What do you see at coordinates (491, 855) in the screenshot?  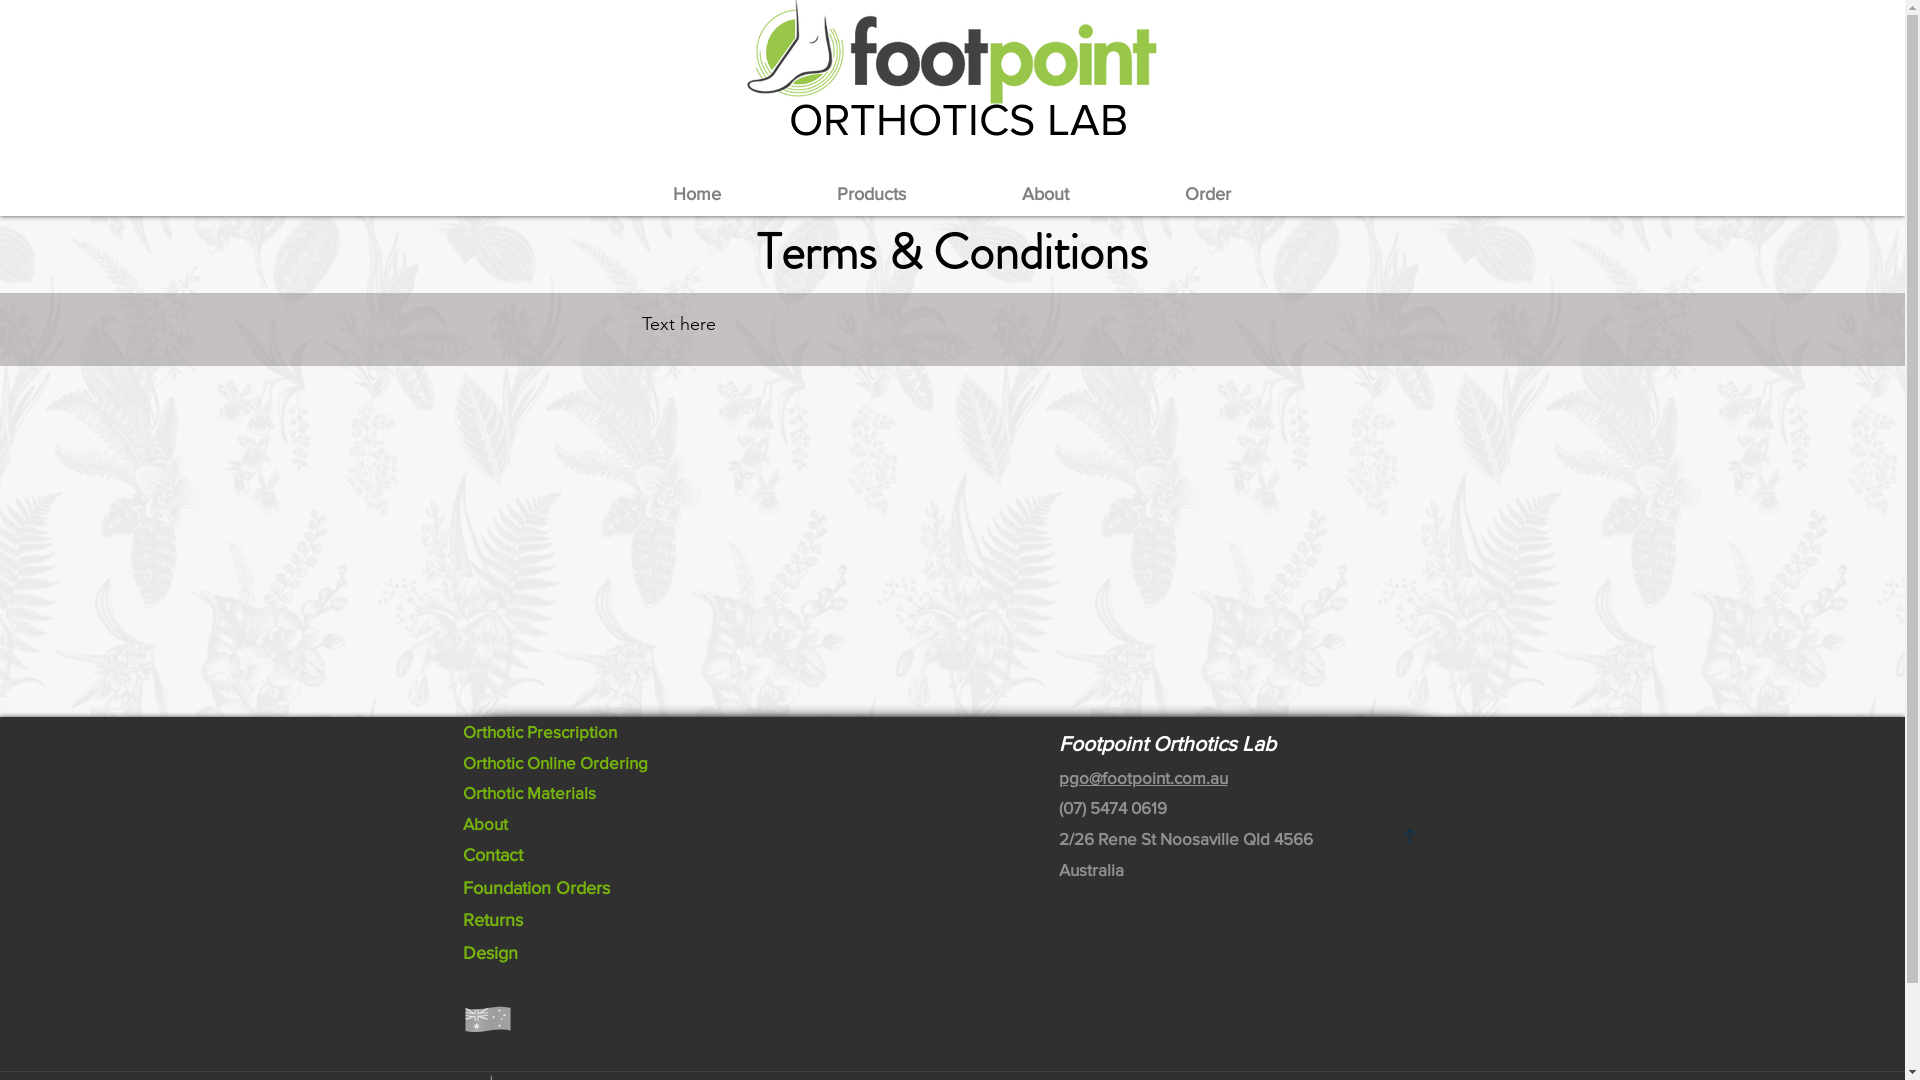 I see `'Contact'` at bounding box center [491, 855].